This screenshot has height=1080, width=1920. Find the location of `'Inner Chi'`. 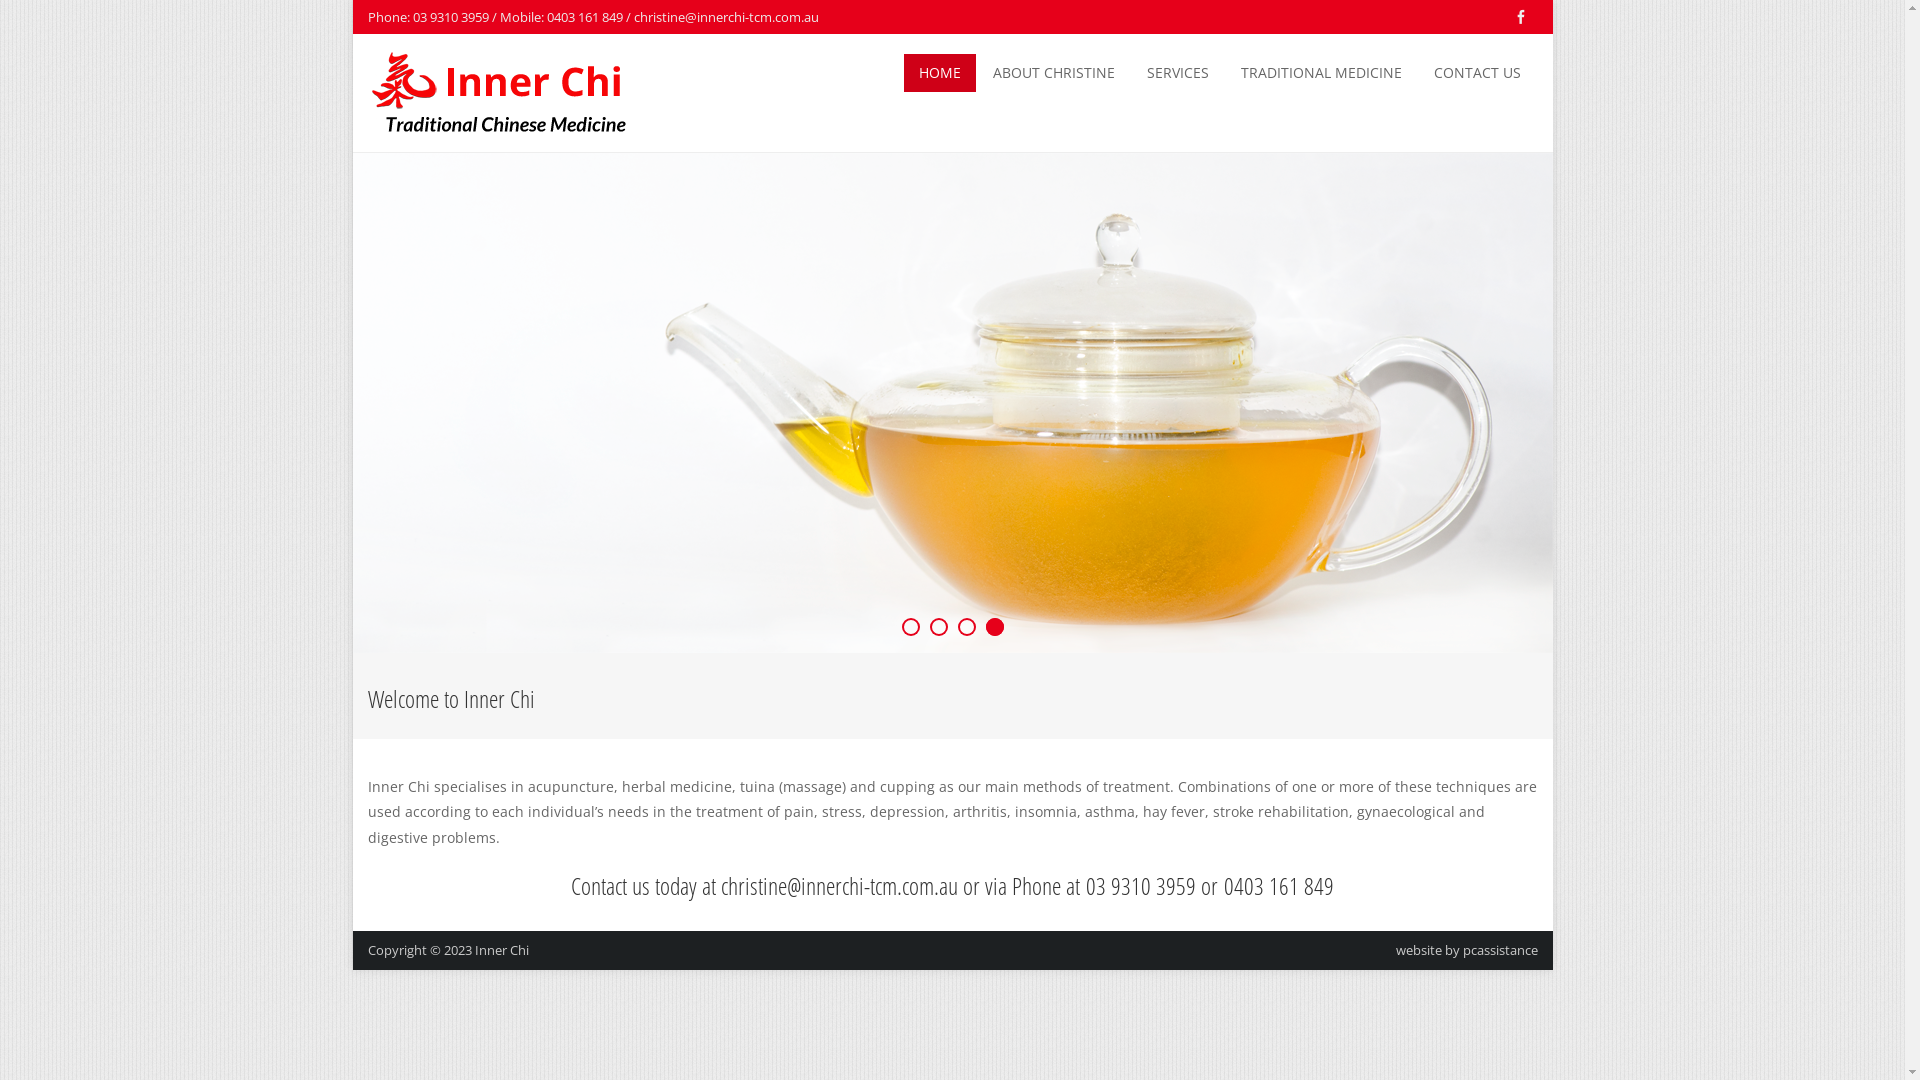

'Inner Chi' is located at coordinates (473, 948).